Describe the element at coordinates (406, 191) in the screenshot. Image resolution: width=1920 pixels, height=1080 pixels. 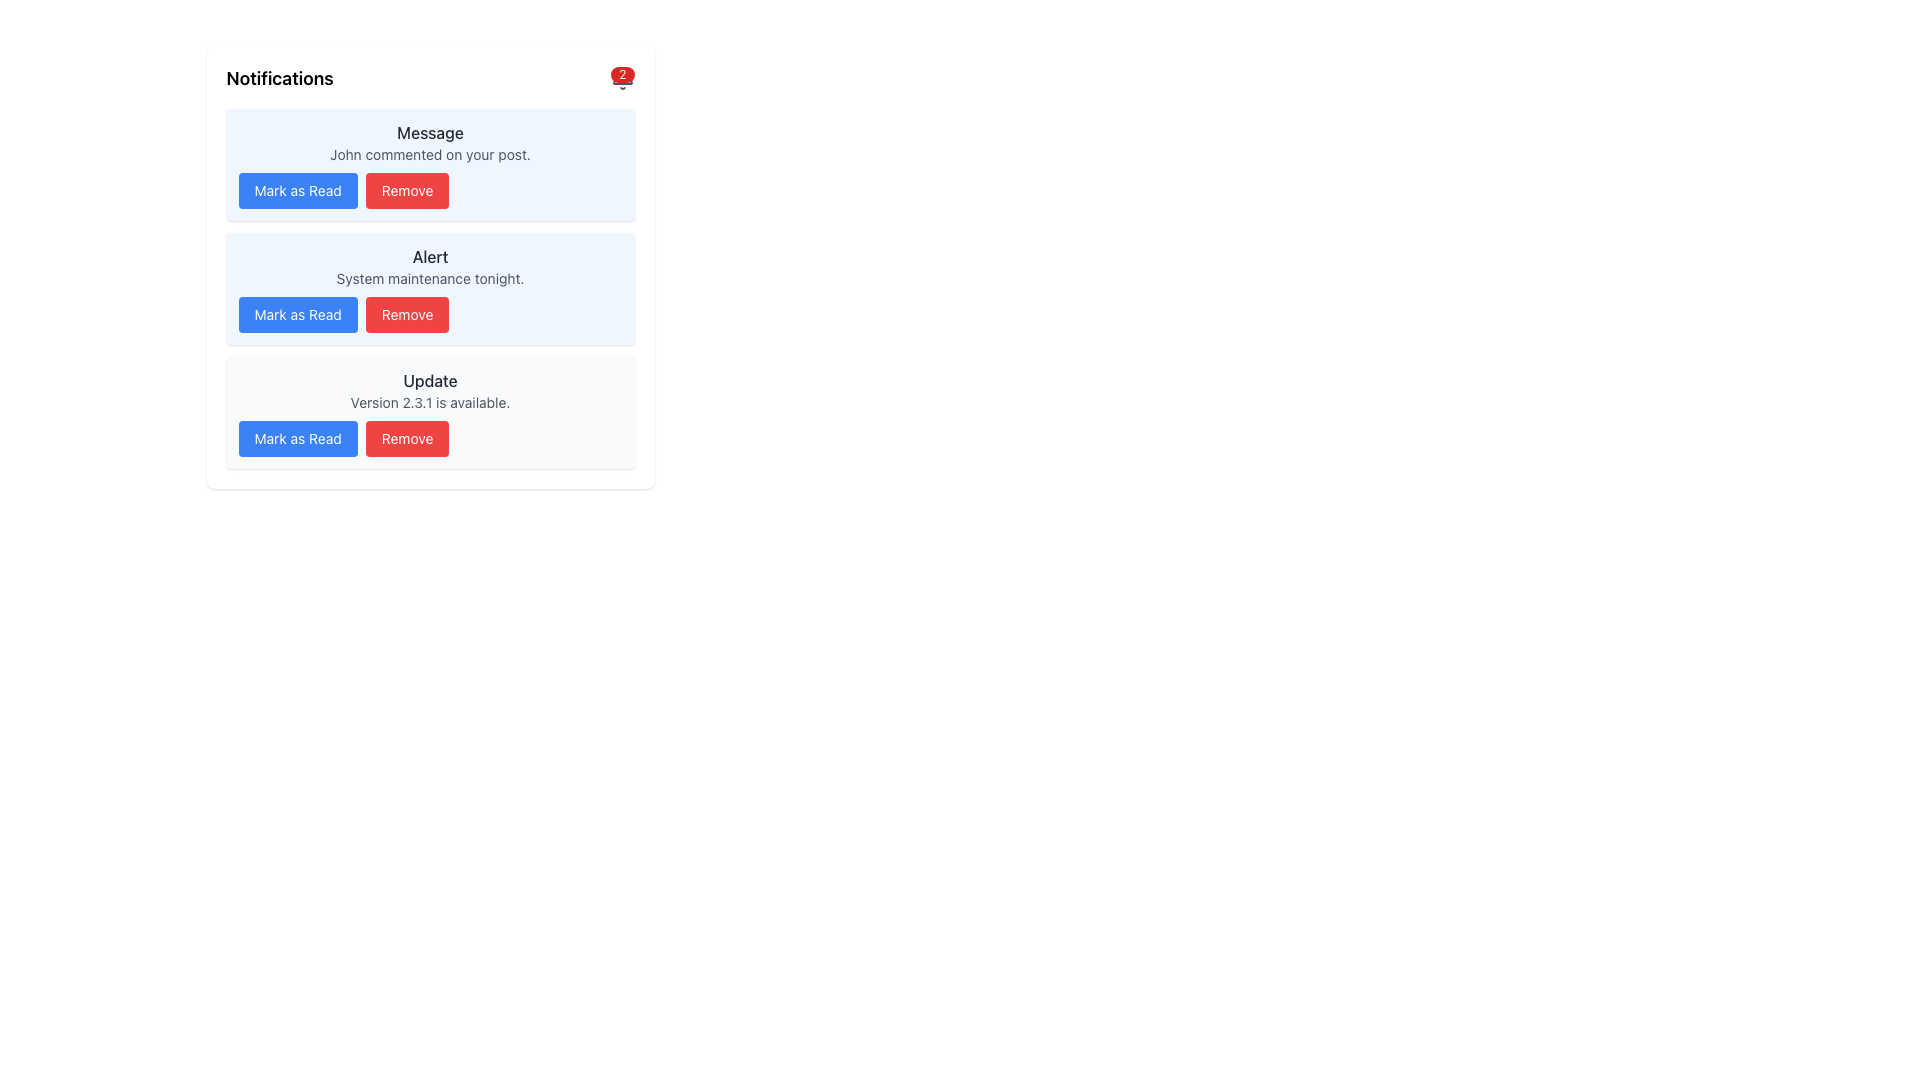
I see `the button for removing the associated notification message, which is located to the right of the 'Mark as Read' button in the top message block of the notification list` at that location.